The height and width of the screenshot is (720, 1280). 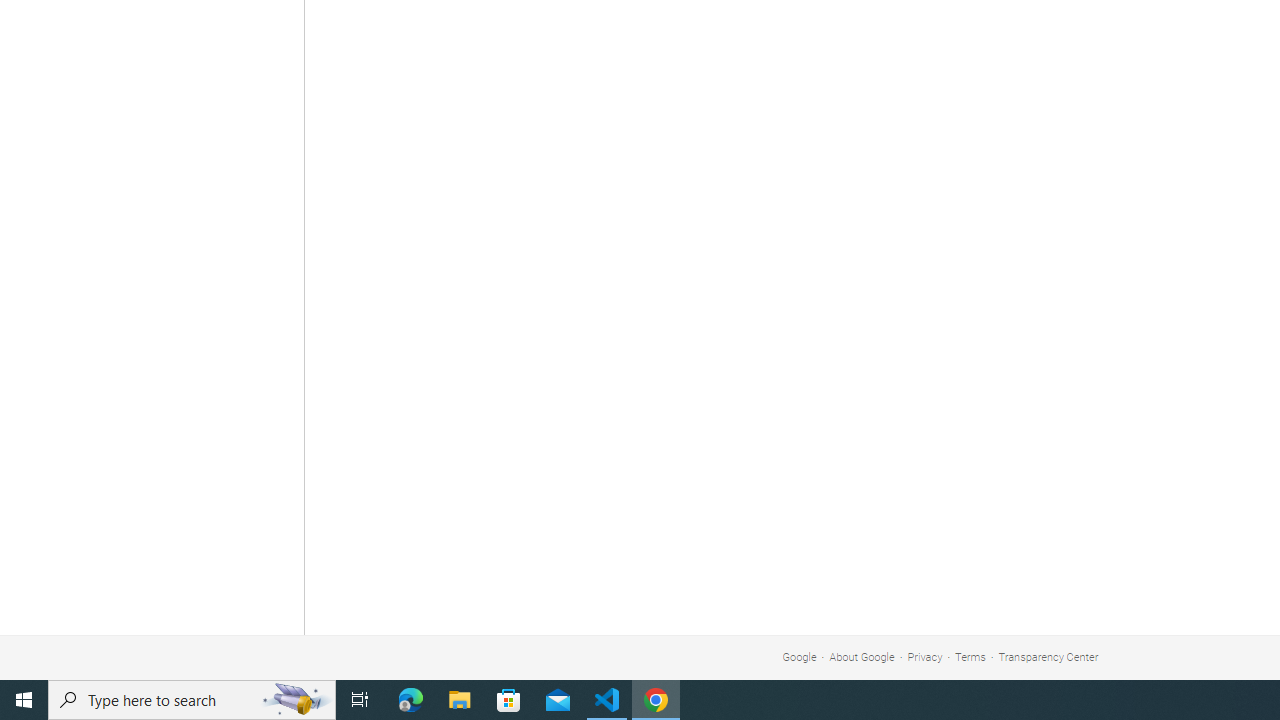 I want to click on 'Google', so click(x=798, y=657).